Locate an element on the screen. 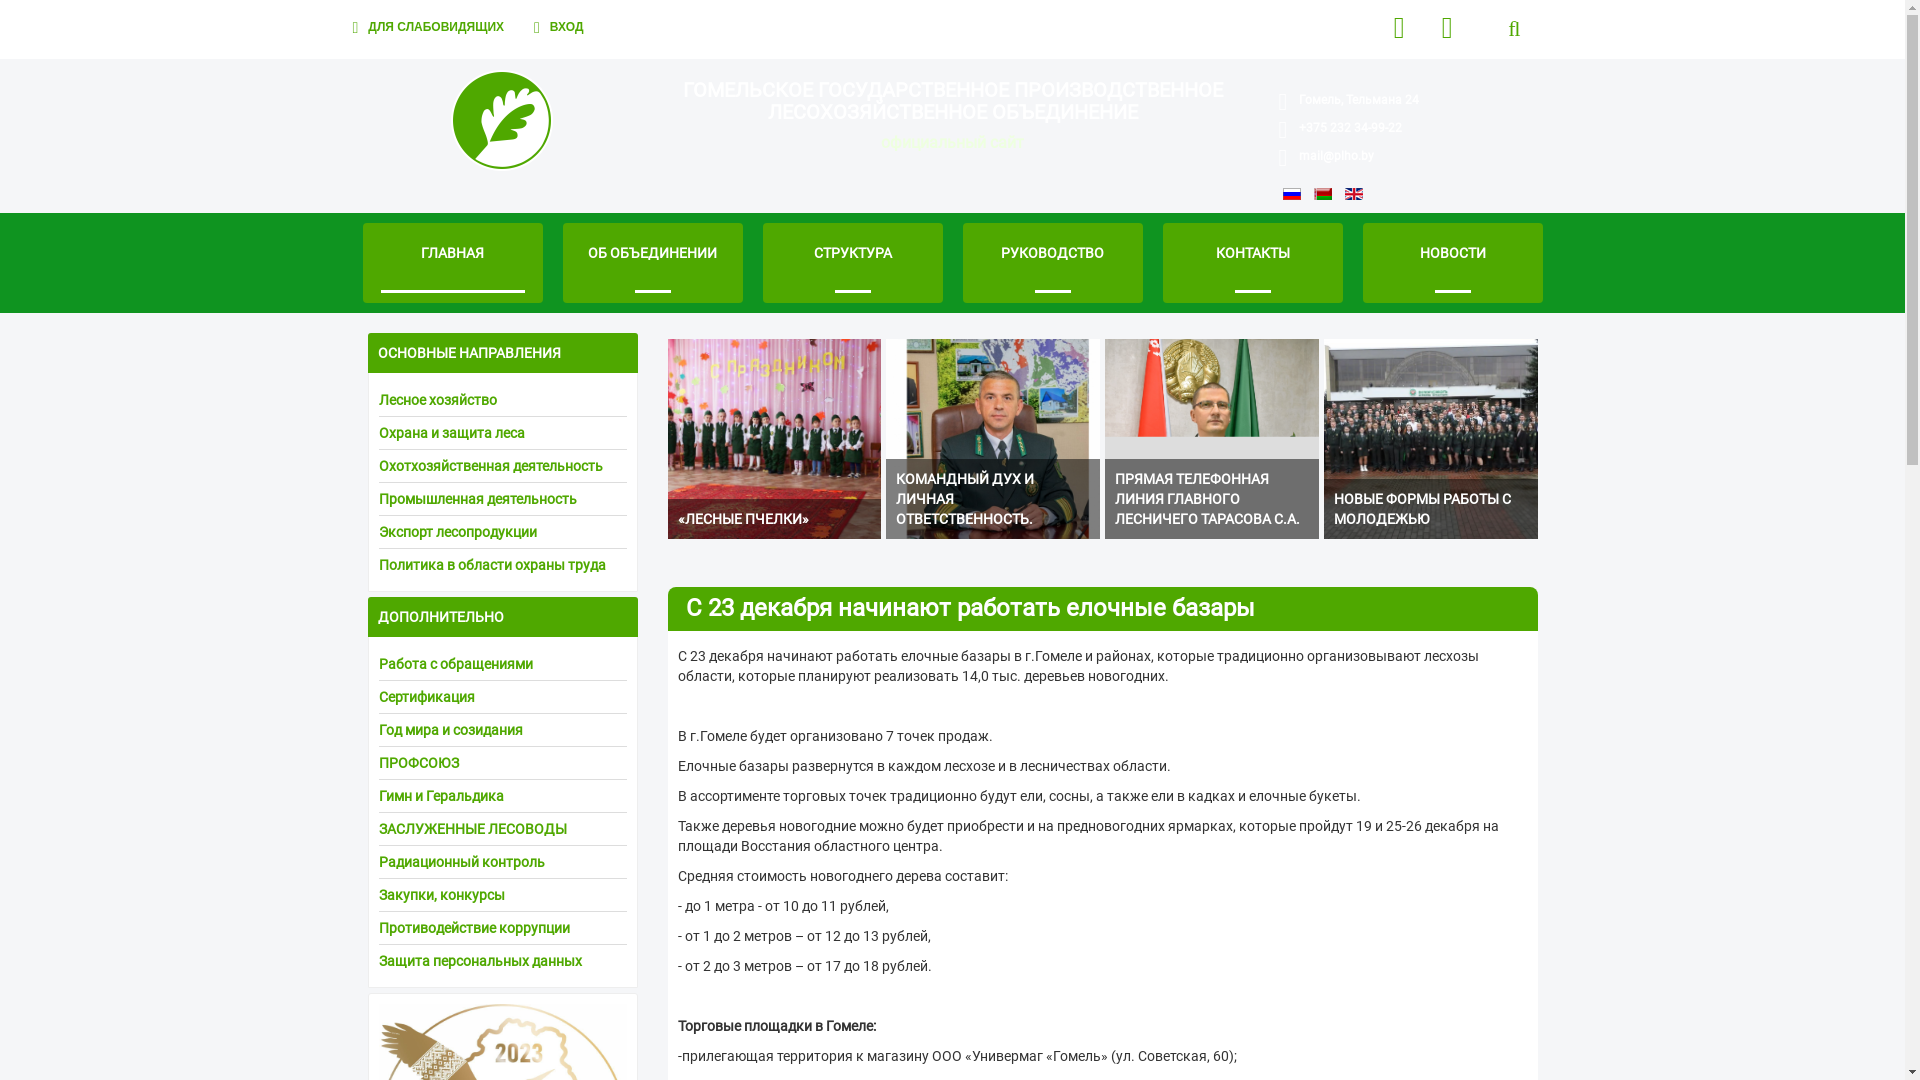  'ru-RU' is located at coordinates (1291, 193).